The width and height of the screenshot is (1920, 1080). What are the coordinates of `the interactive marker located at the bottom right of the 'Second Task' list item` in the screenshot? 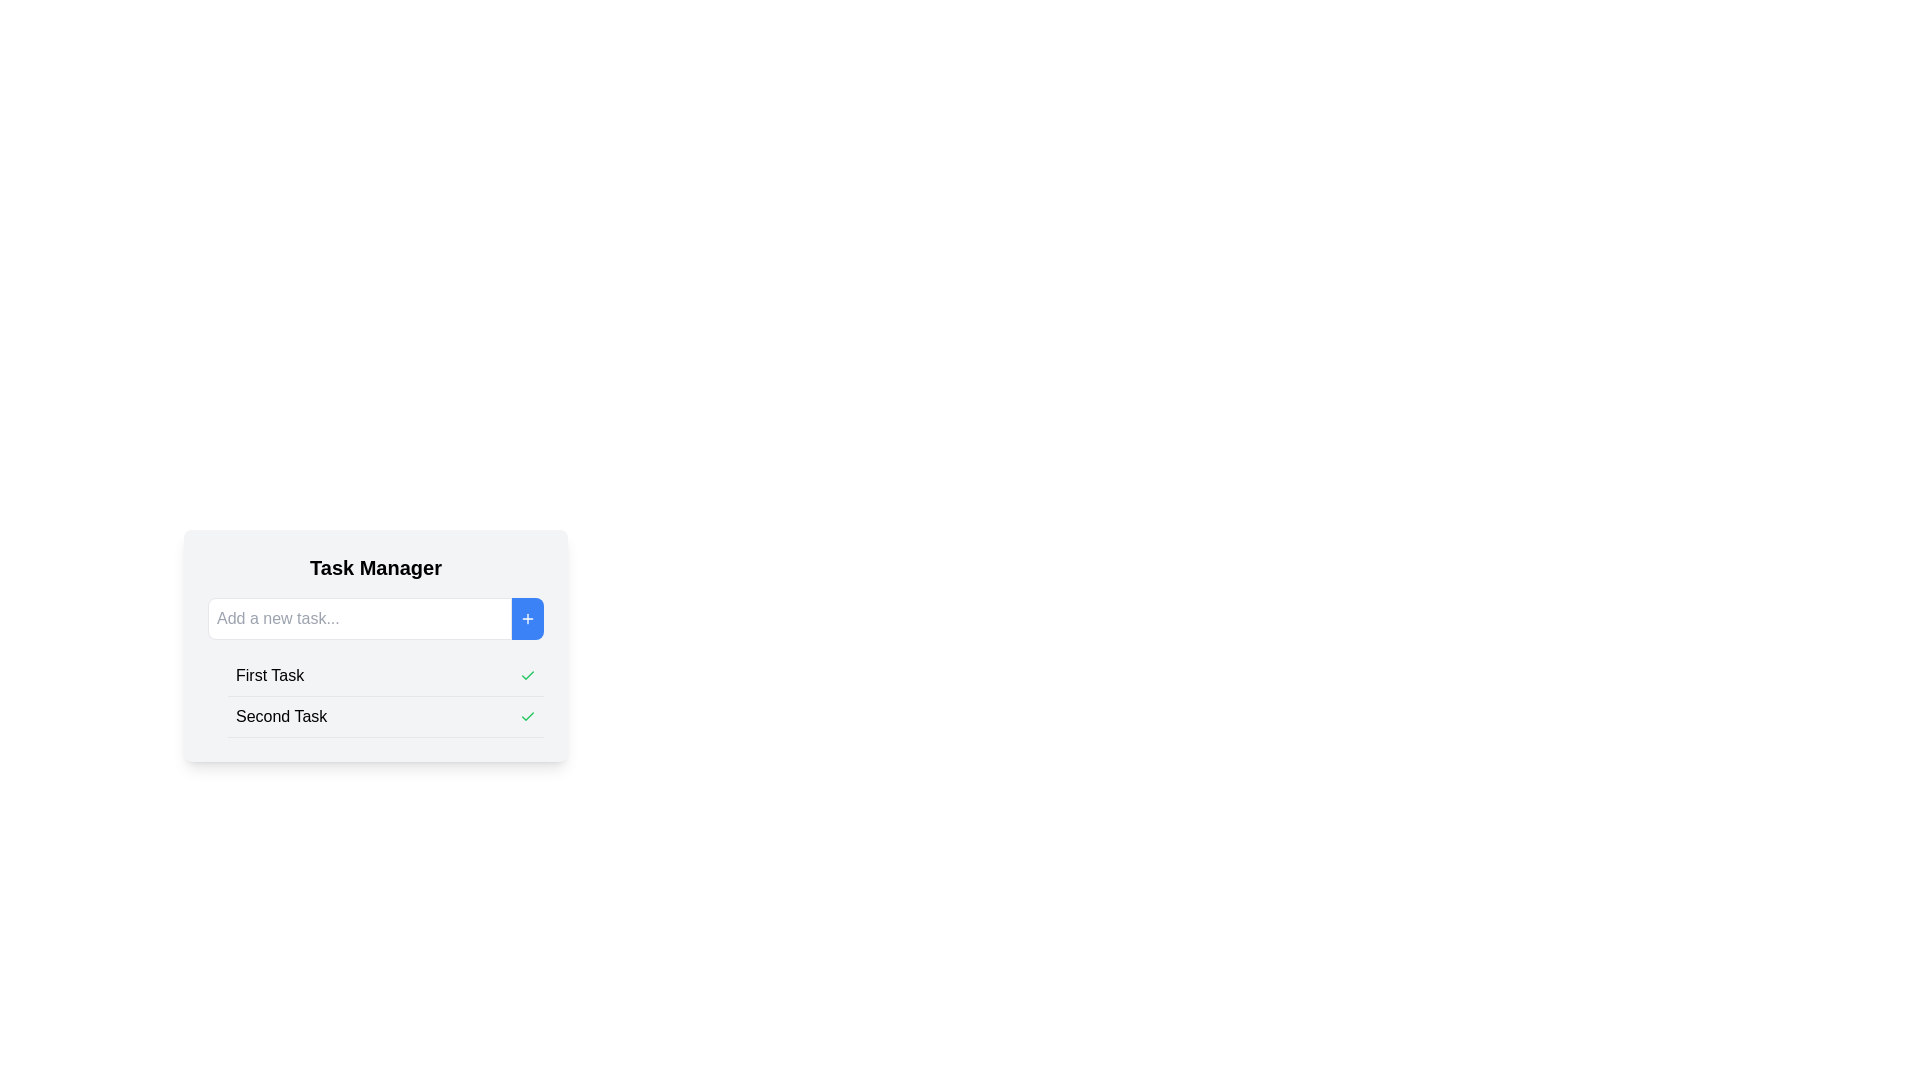 It's located at (528, 716).